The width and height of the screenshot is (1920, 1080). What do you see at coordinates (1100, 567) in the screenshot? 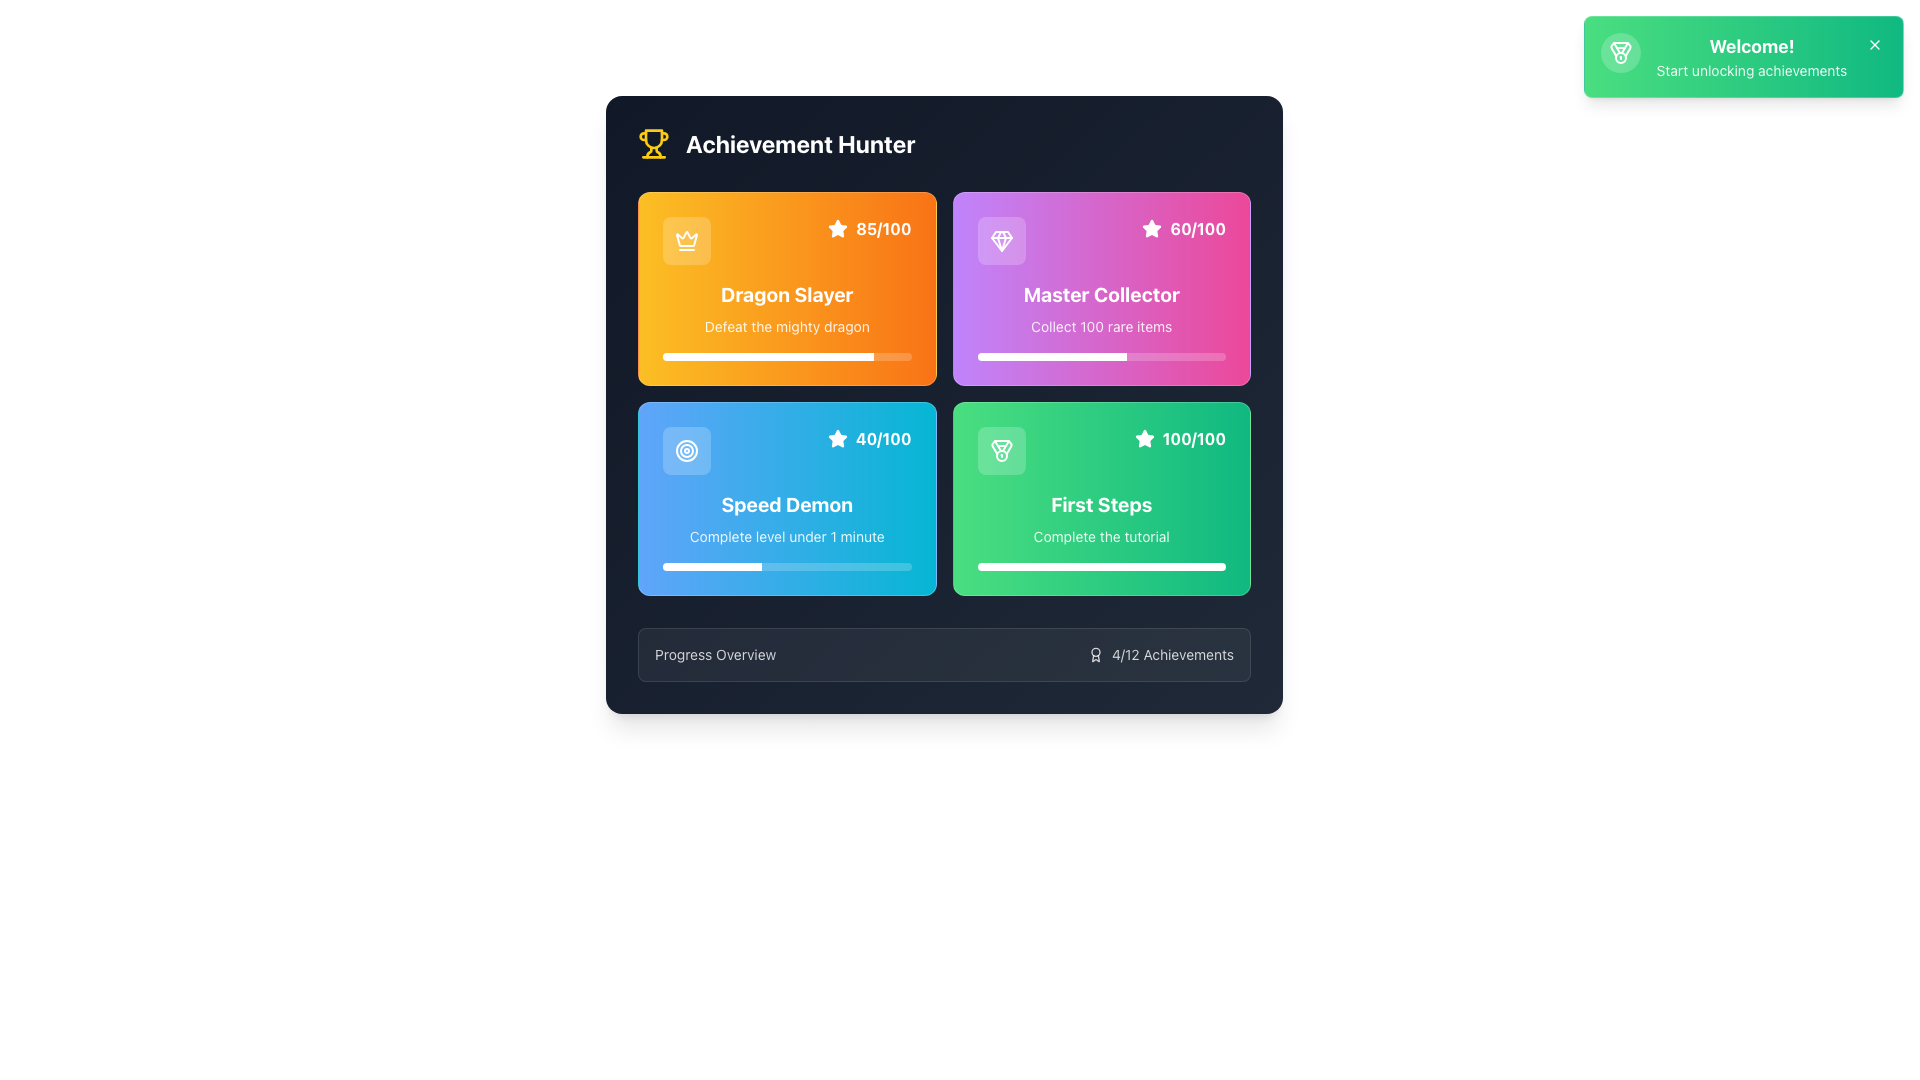
I see `the progress bar located at the bottom of the 'First Steps' green card, beneath the text 'Complete the tutorial'` at bounding box center [1100, 567].